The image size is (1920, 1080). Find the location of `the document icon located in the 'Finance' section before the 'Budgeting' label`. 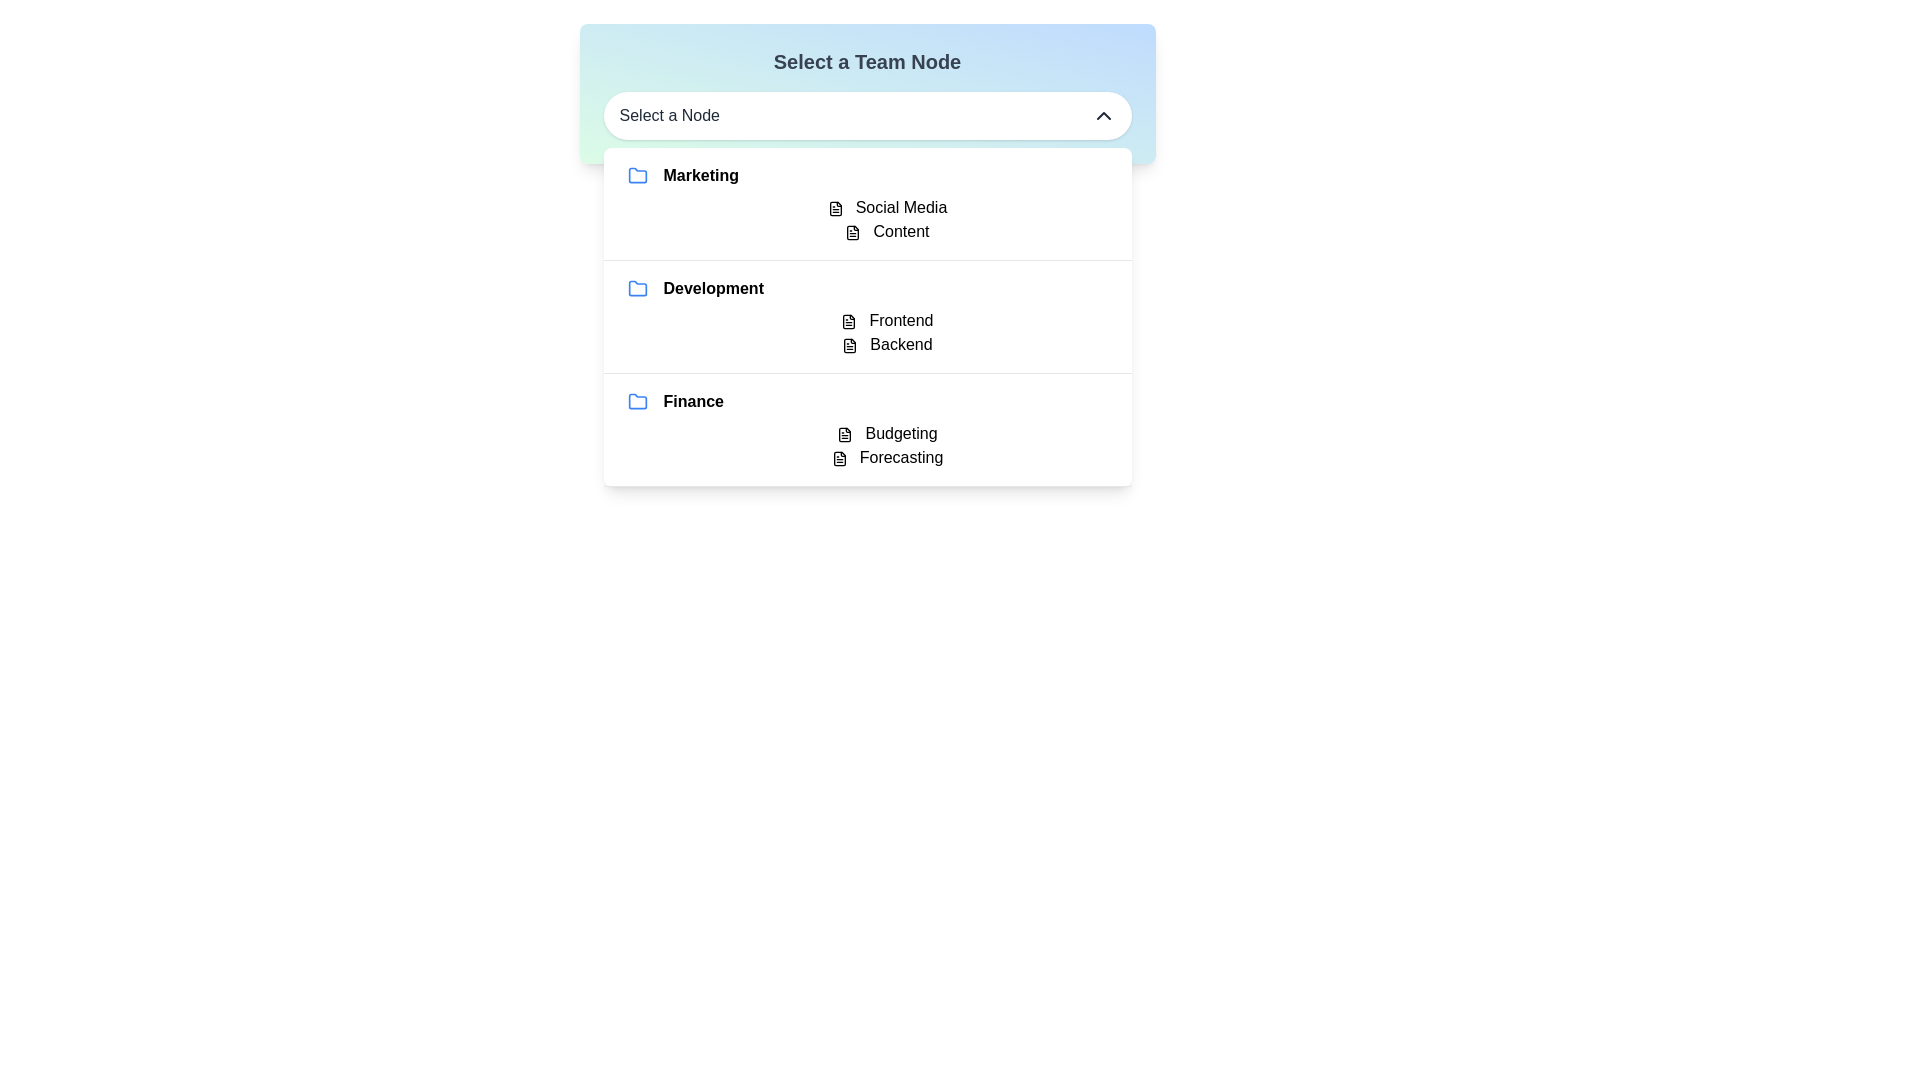

the document icon located in the 'Finance' section before the 'Budgeting' label is located at coordinates (845, 433).